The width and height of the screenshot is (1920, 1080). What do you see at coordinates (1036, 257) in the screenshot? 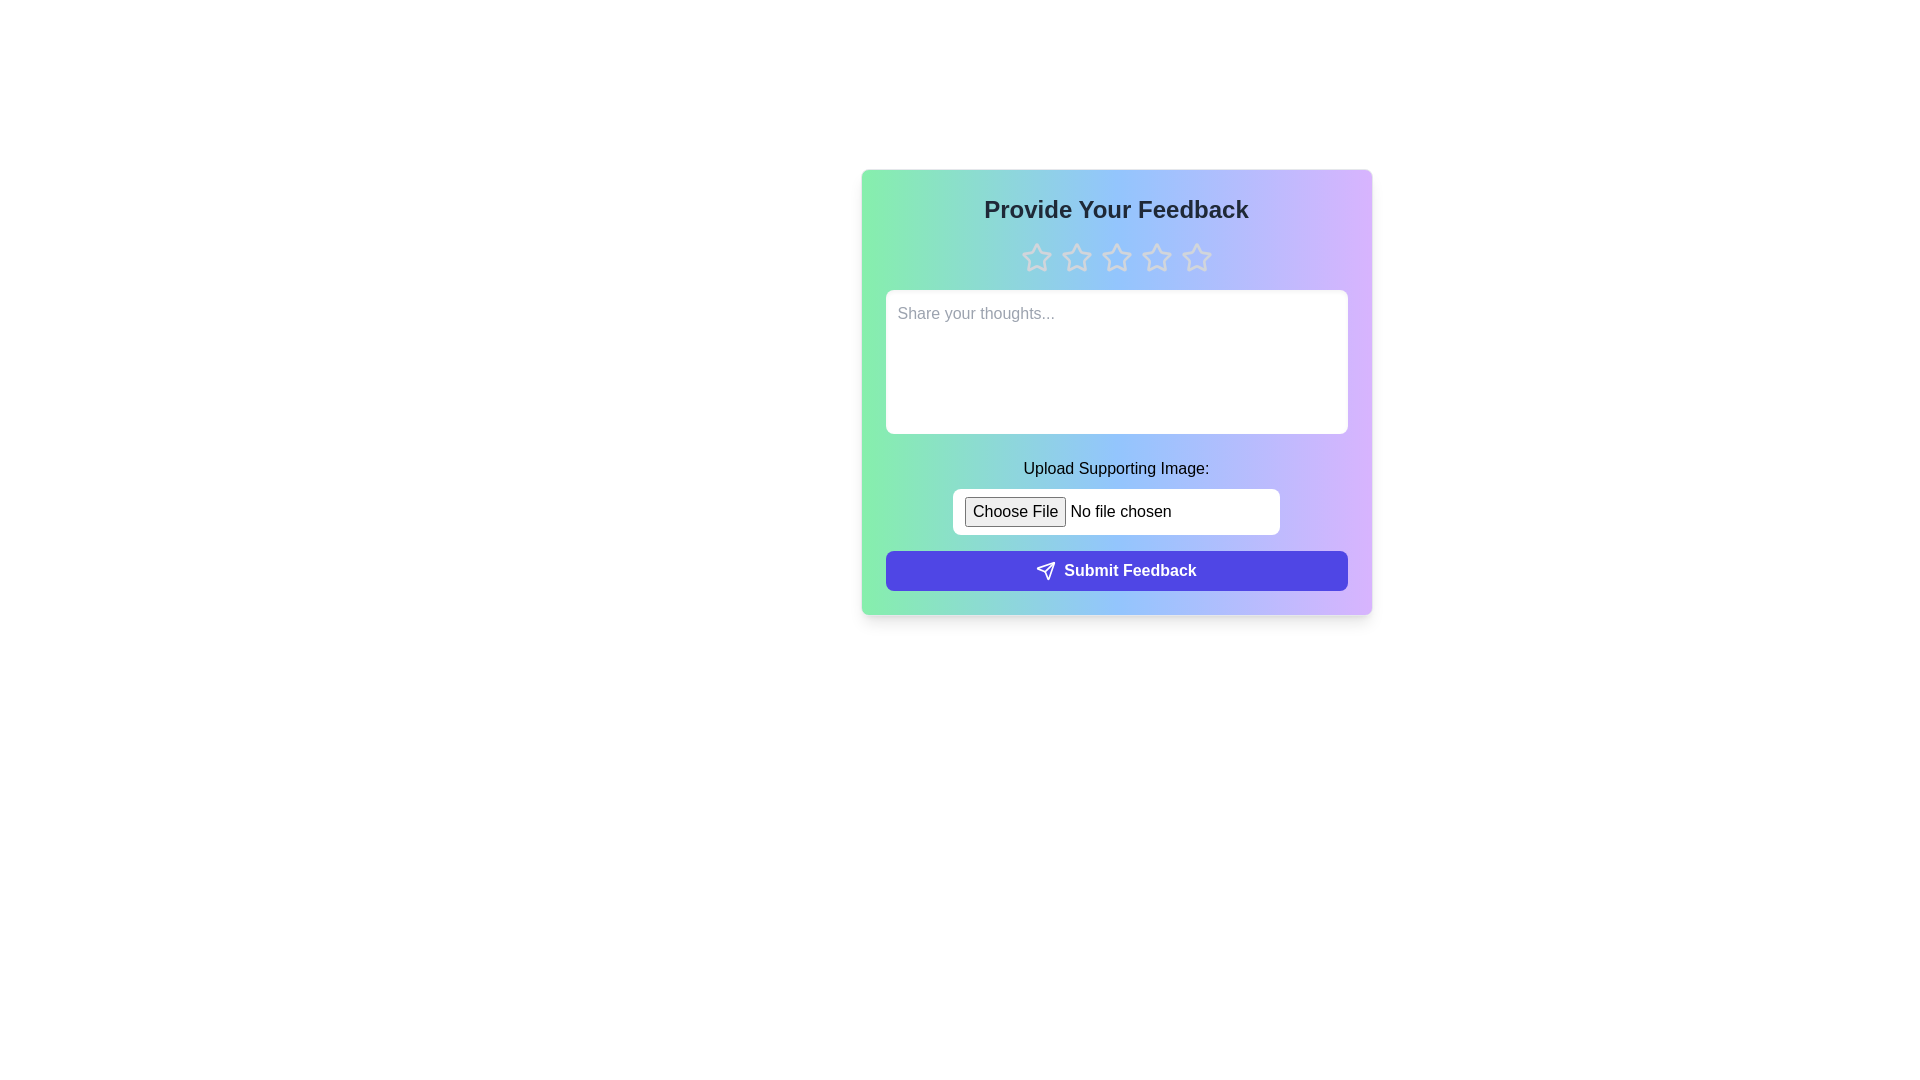
I see `the first star icon with a gray outline, located in a horizontal row of five similar icons in the feedback section` at bounding box center [1036, 257].